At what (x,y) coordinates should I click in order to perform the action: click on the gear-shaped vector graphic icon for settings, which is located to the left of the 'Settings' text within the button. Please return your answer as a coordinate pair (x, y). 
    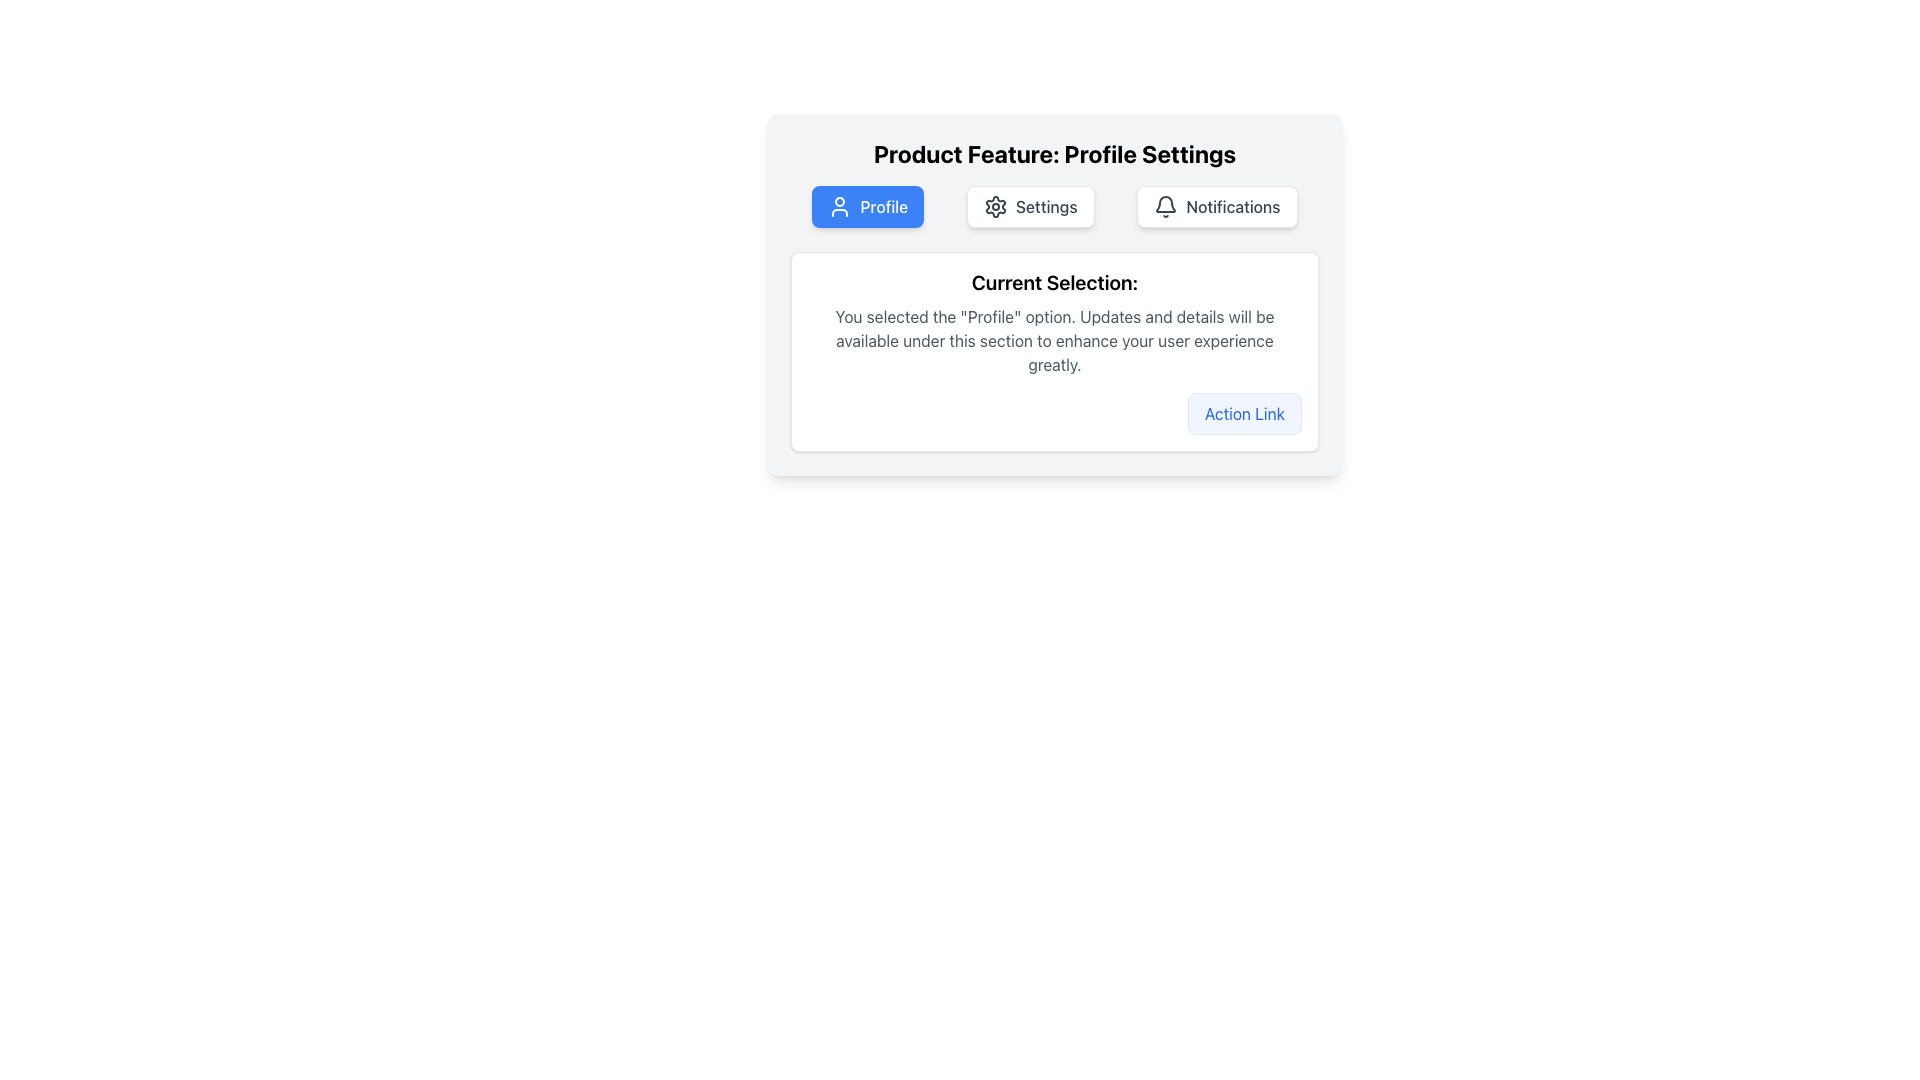
    Looking at the image, I should click on (995, 207).